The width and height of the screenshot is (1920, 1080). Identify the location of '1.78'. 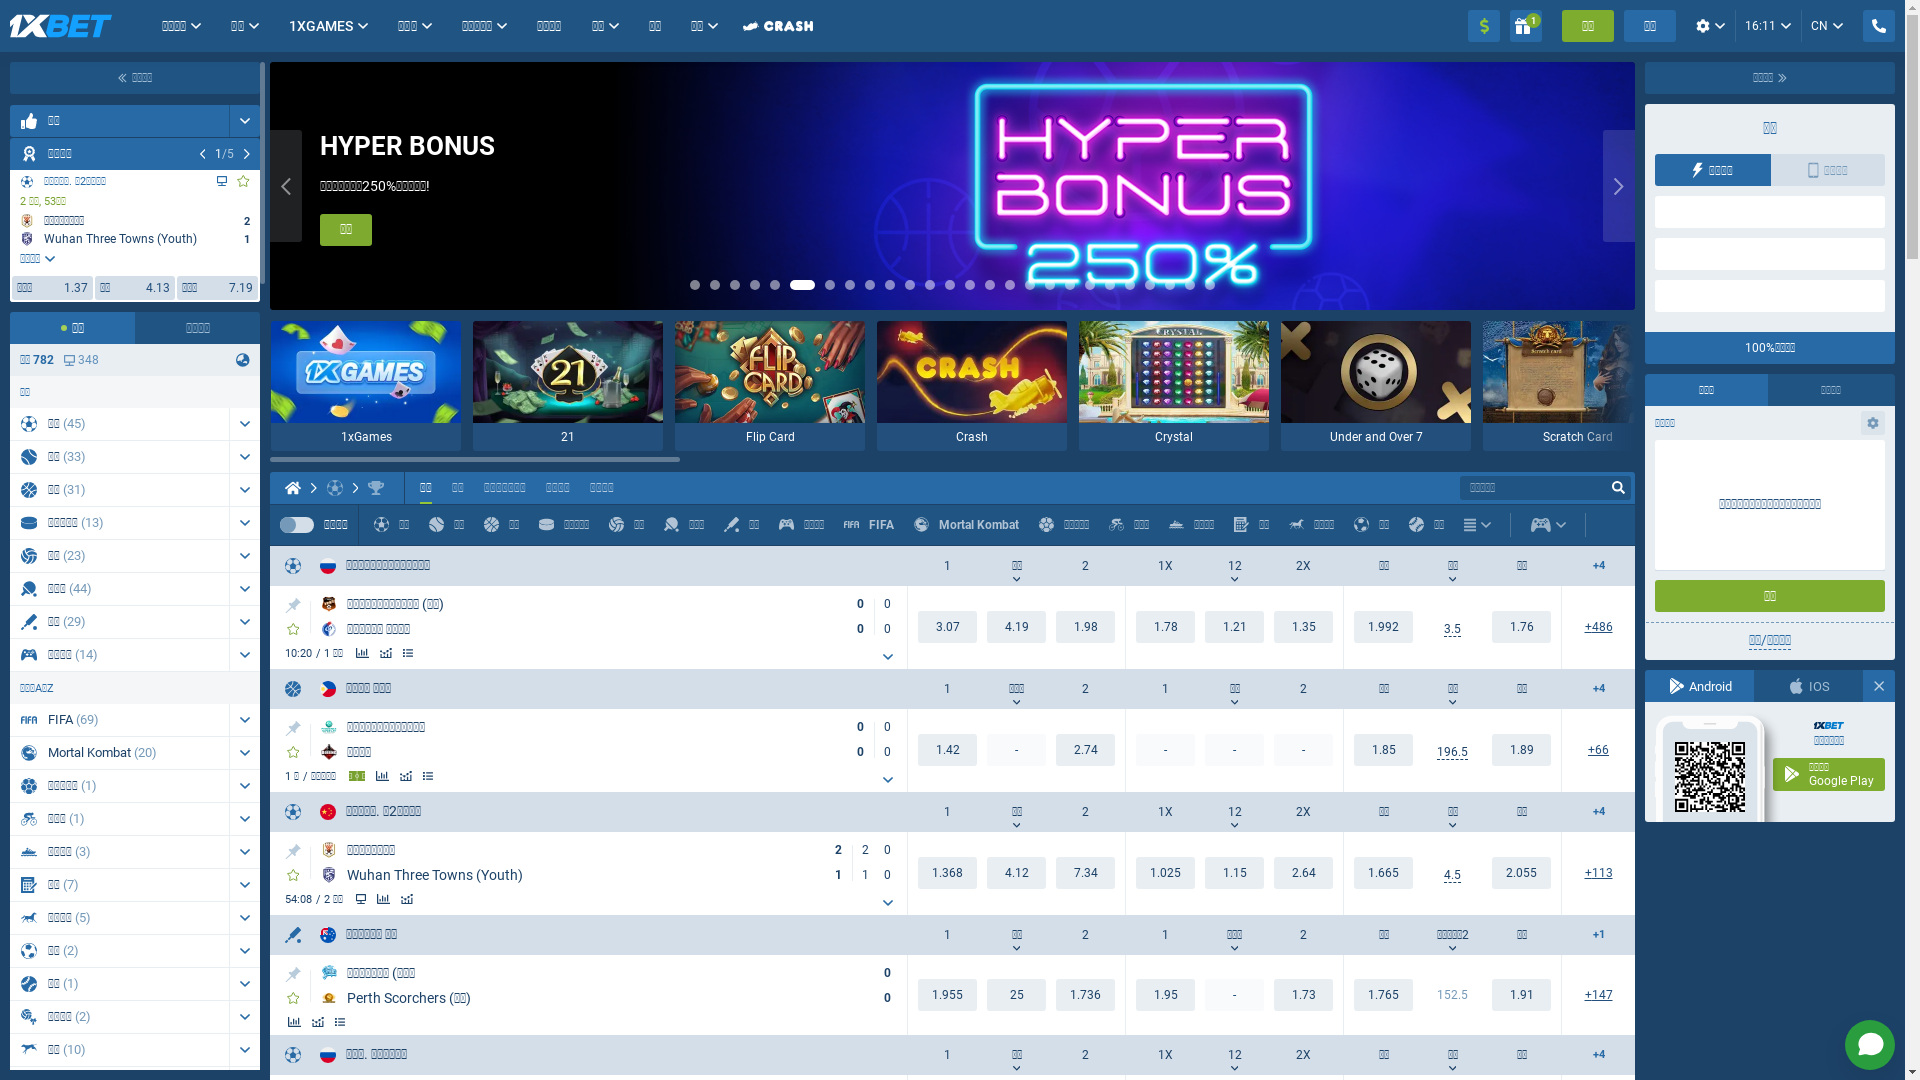
(1165, 626).